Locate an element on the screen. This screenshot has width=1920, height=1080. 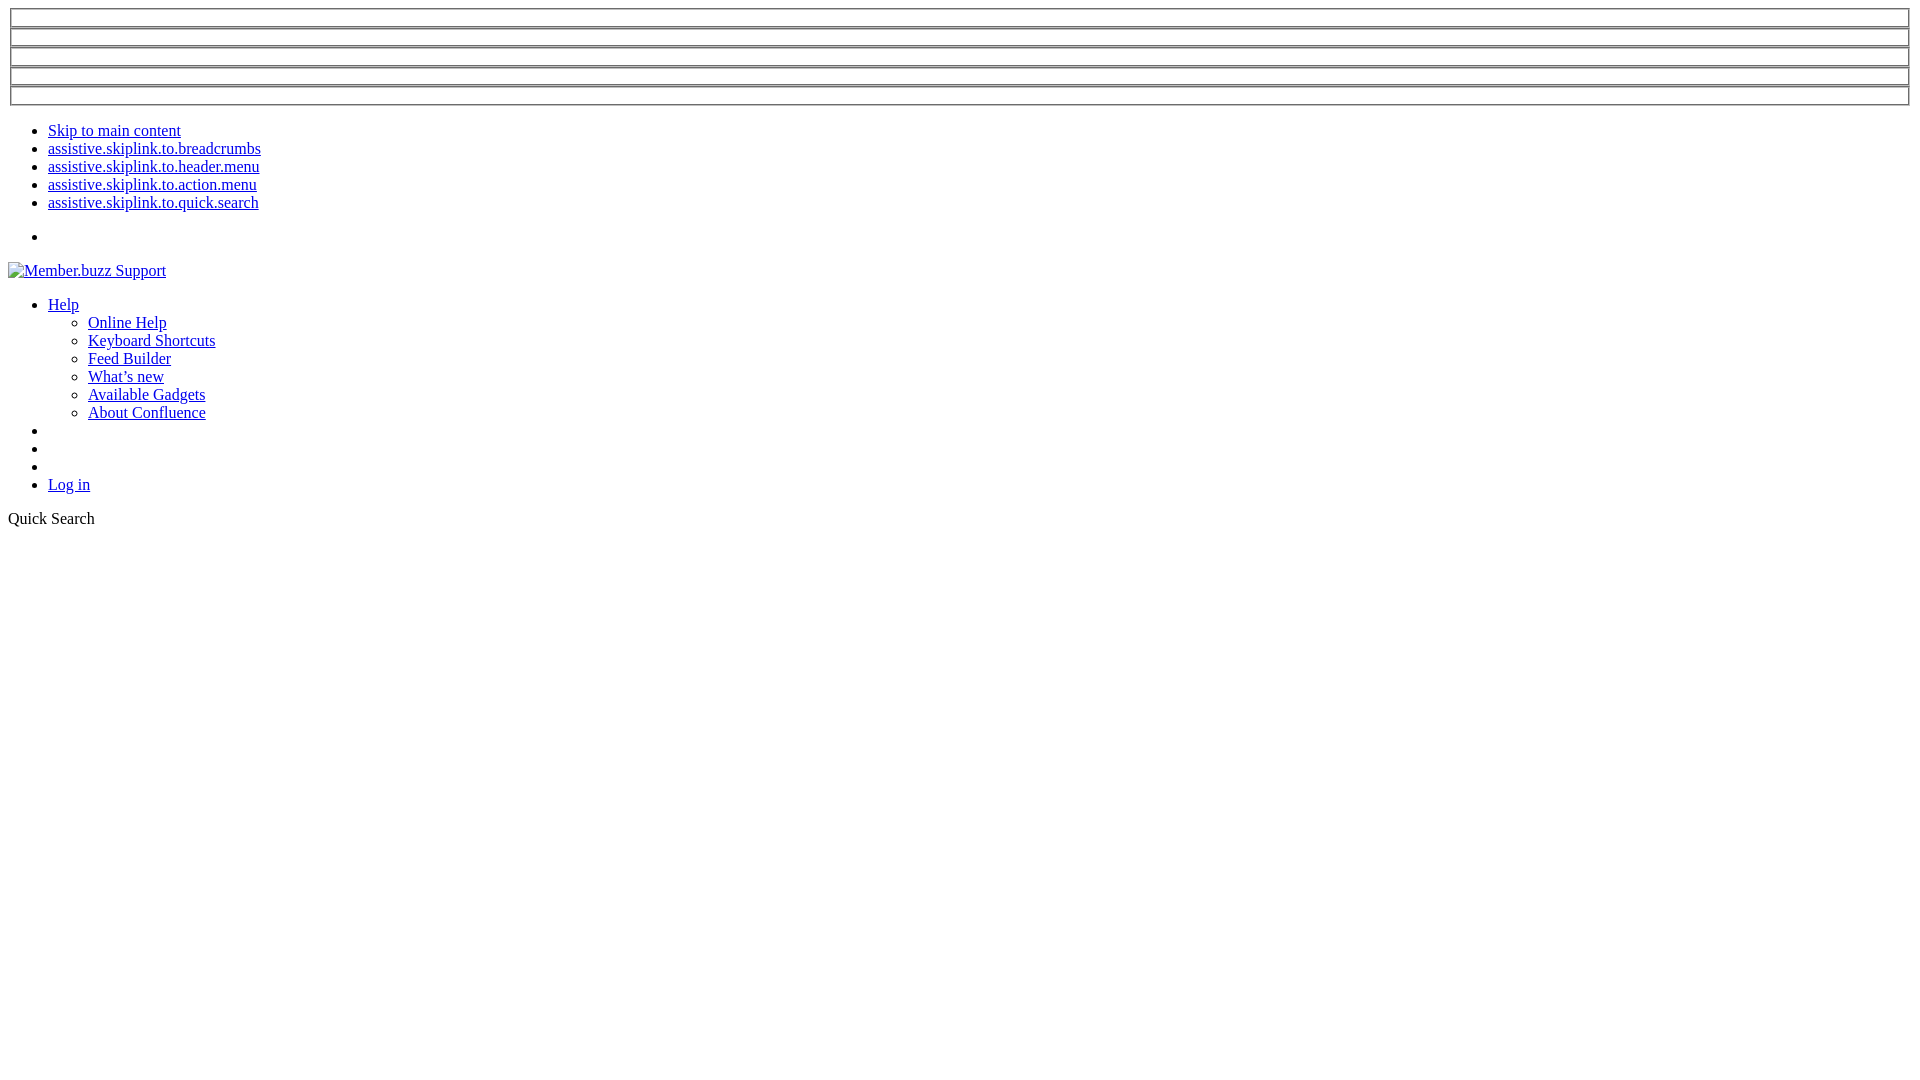
'assistive.skiplink.to.breadcrumbs' is located at coordinates (153, 147).